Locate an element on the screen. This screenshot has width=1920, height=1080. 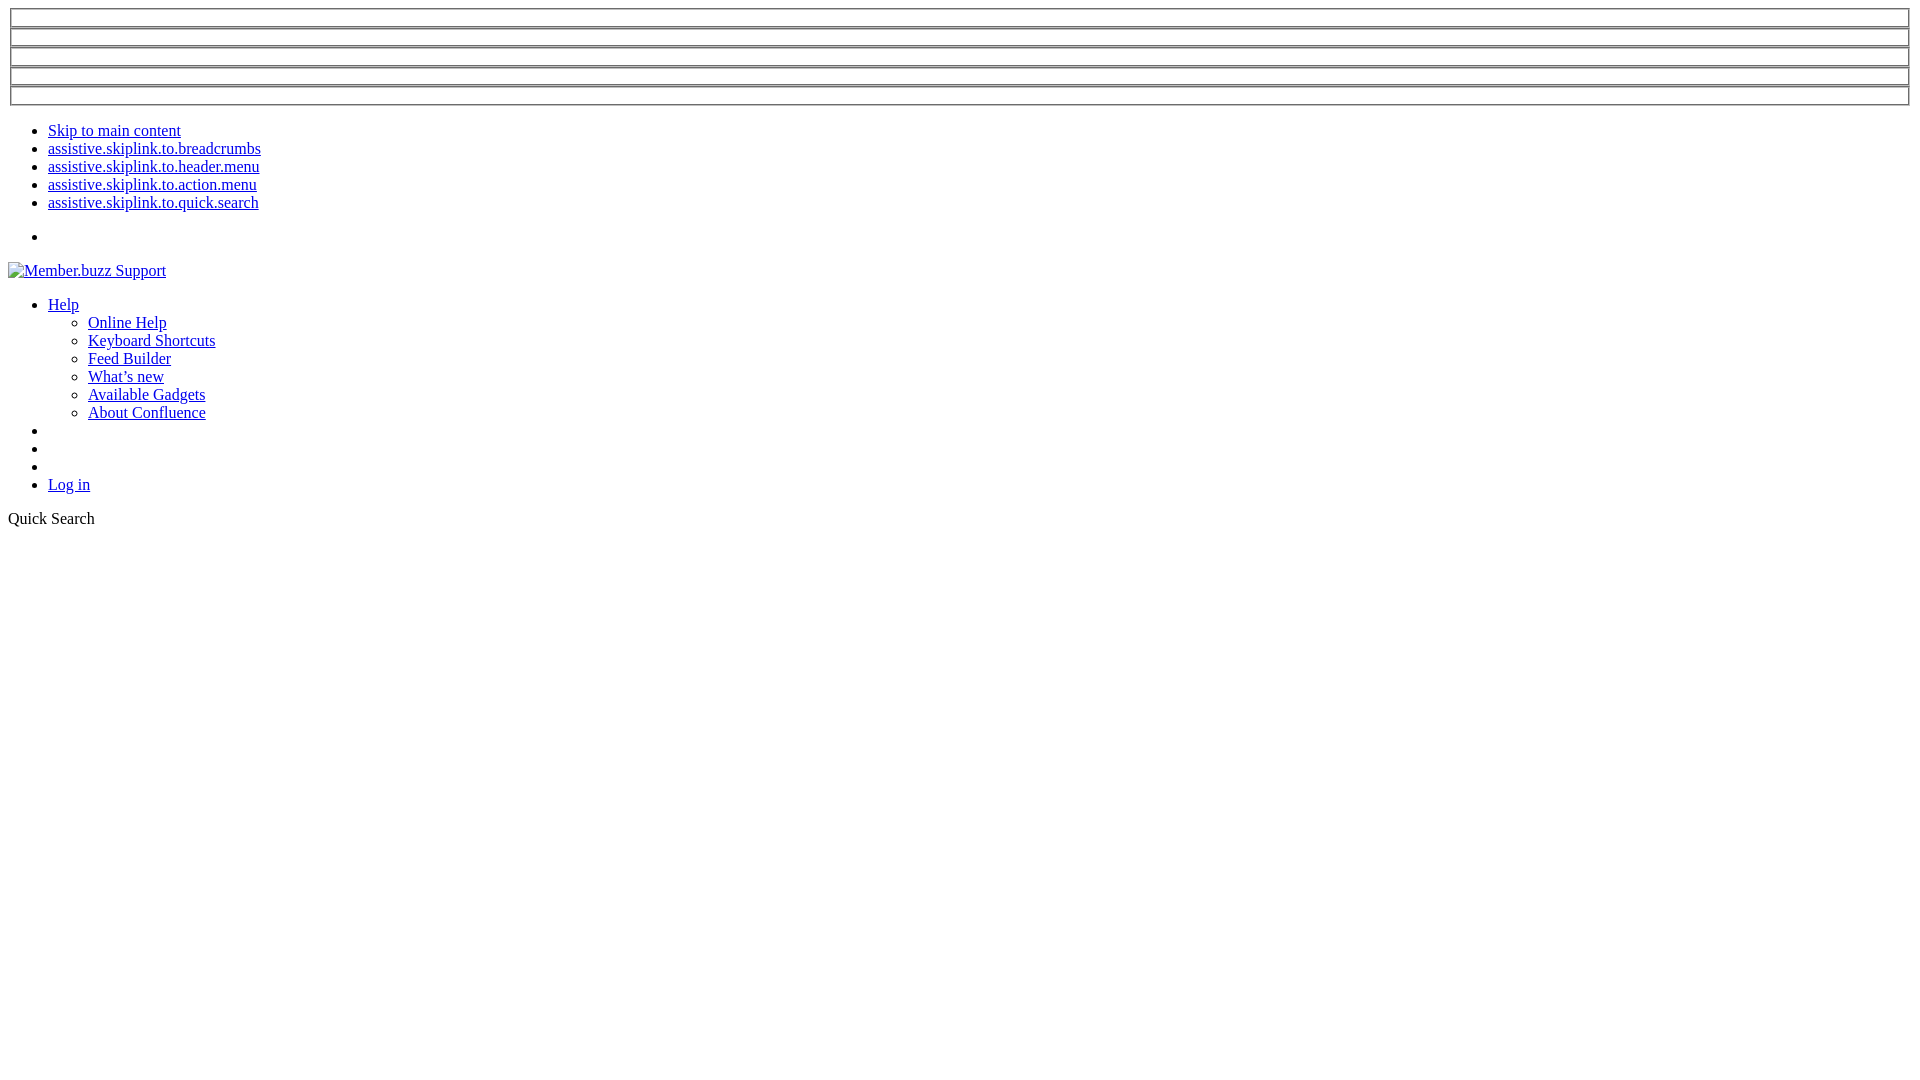
'assistive.skiplink.to.breadcrumbs' is located at coordinates (153, 147).